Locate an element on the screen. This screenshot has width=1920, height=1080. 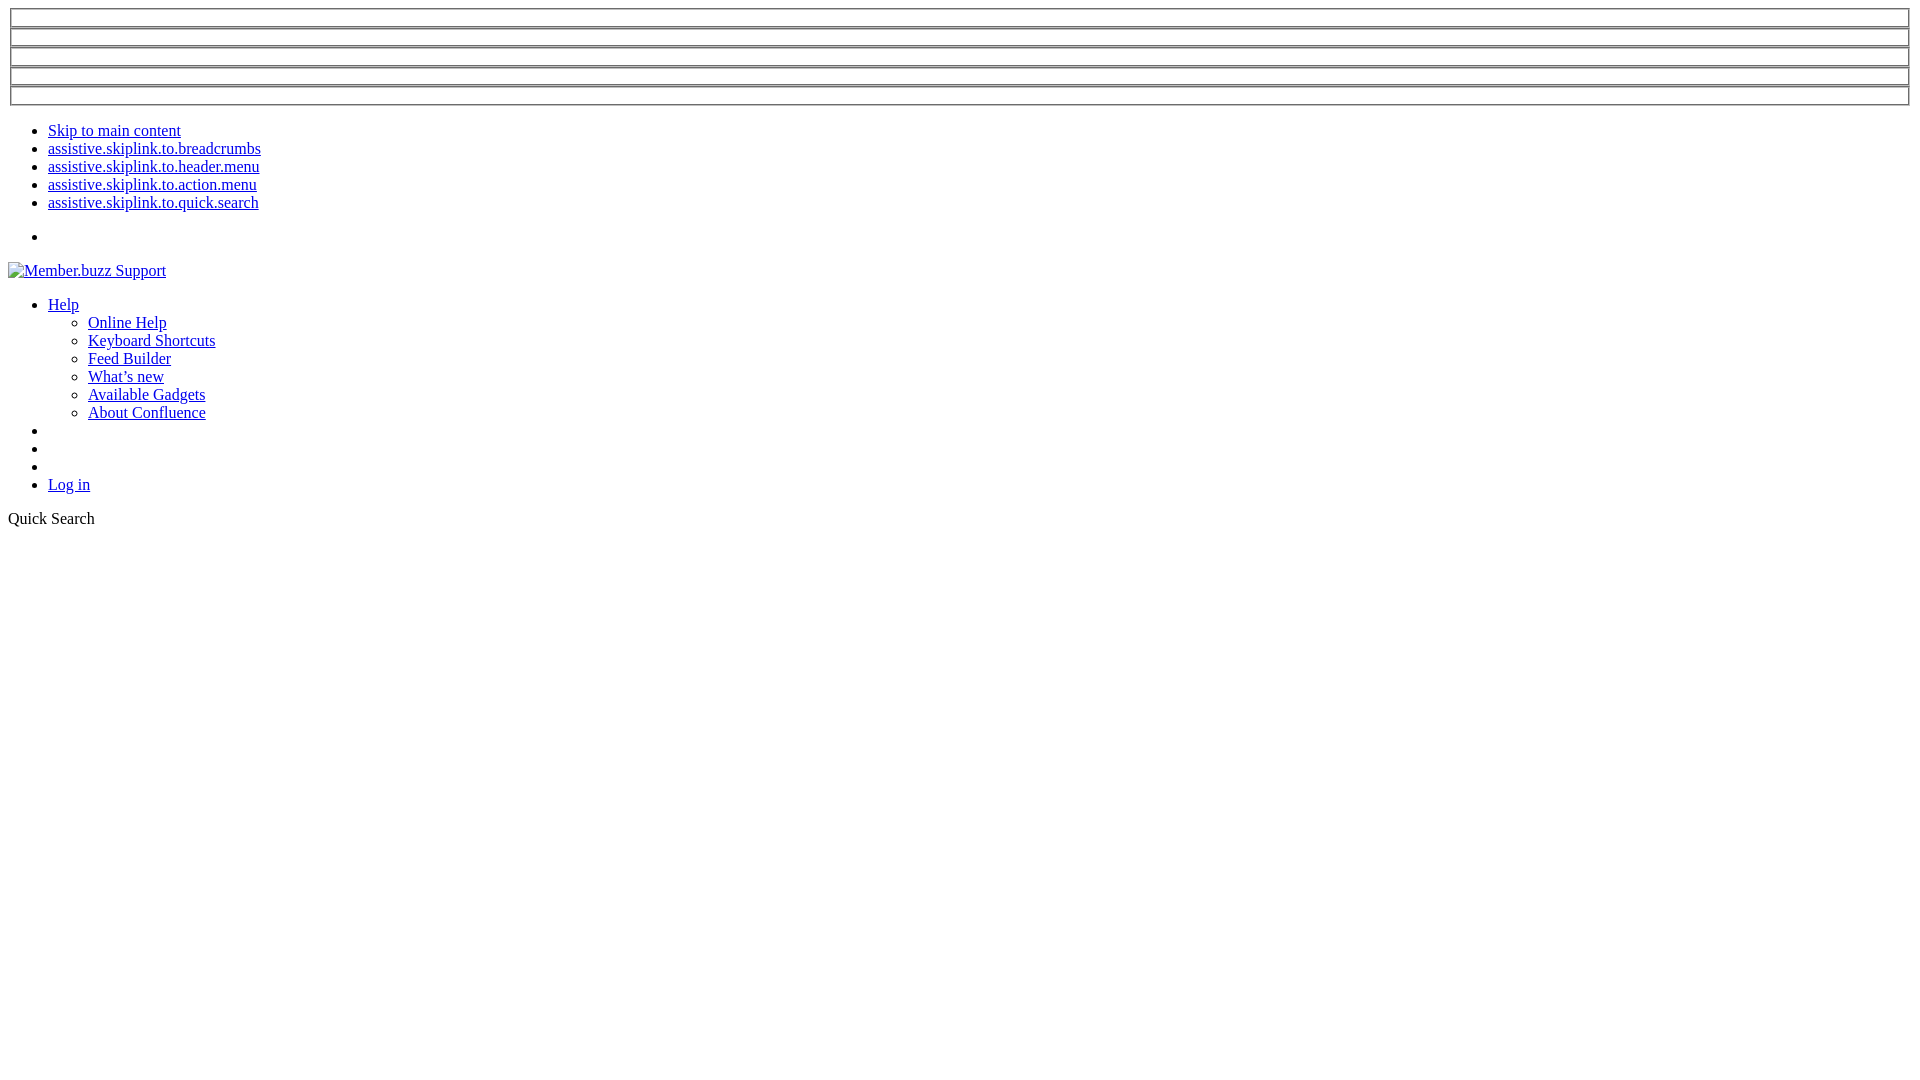
'assistive.skiplink.to.breadcrumbs' is located at coordinates (153, 147).